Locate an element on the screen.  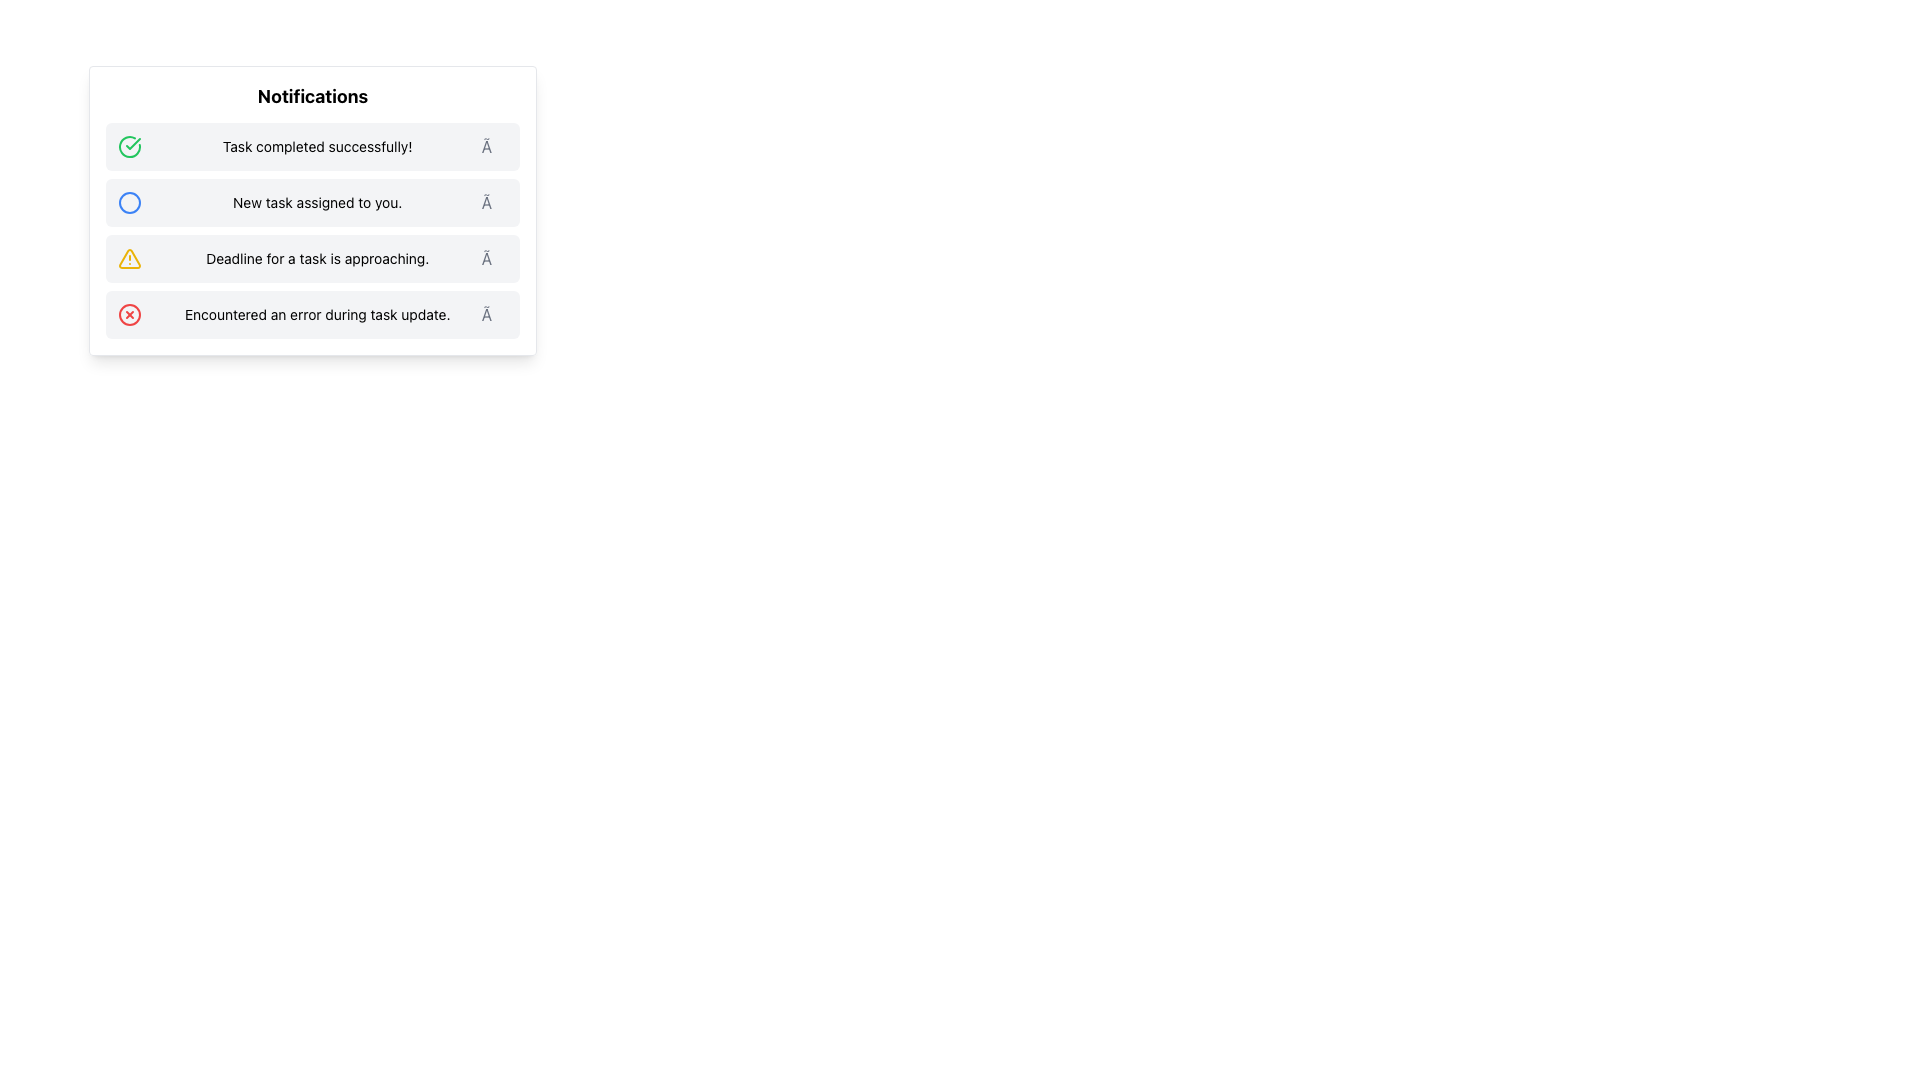
the dismiss button with the character '×' in the 'Task completed successfully!' notification message bar is located at coordinates (494, 145).